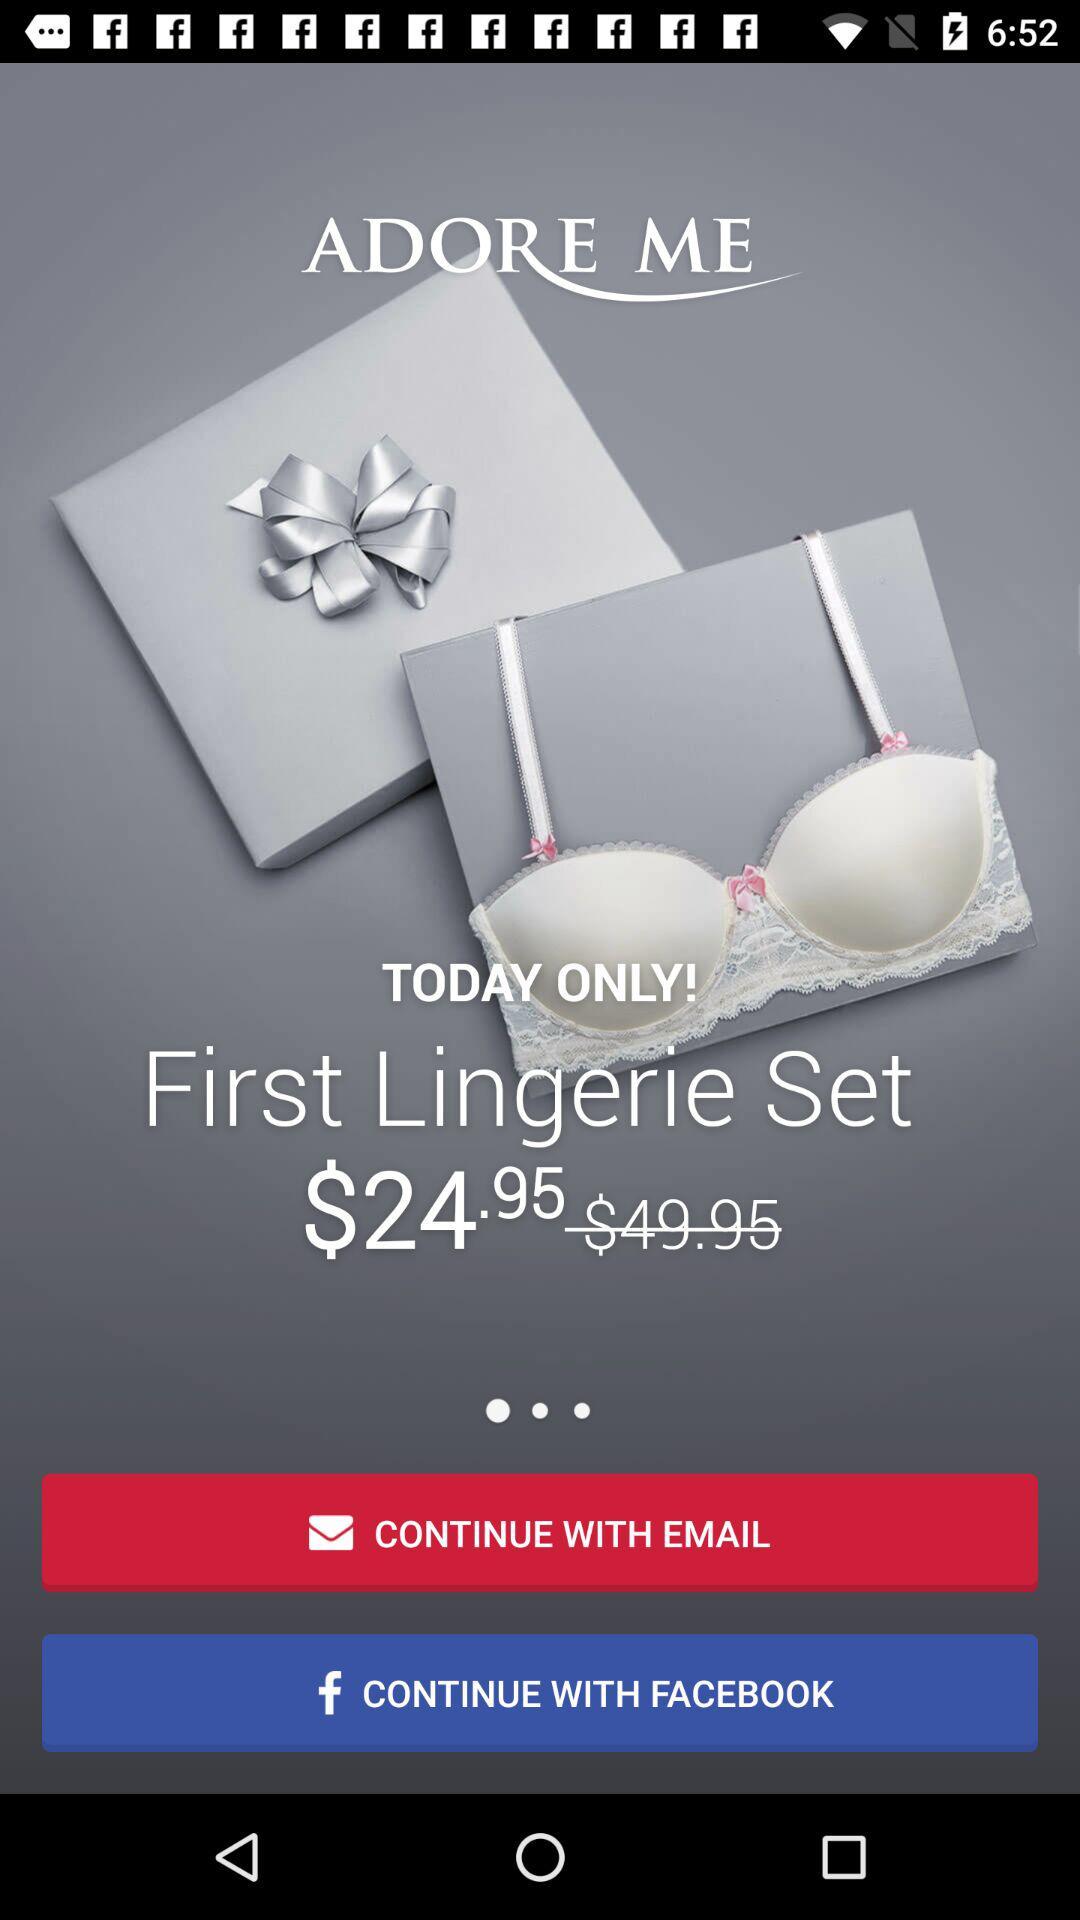 The image size is (1080, 1920). What do you see at coordinates (540, 1146) in the screenshot?
I see `first lingerie set icon` at bounding box center [540, 1146].